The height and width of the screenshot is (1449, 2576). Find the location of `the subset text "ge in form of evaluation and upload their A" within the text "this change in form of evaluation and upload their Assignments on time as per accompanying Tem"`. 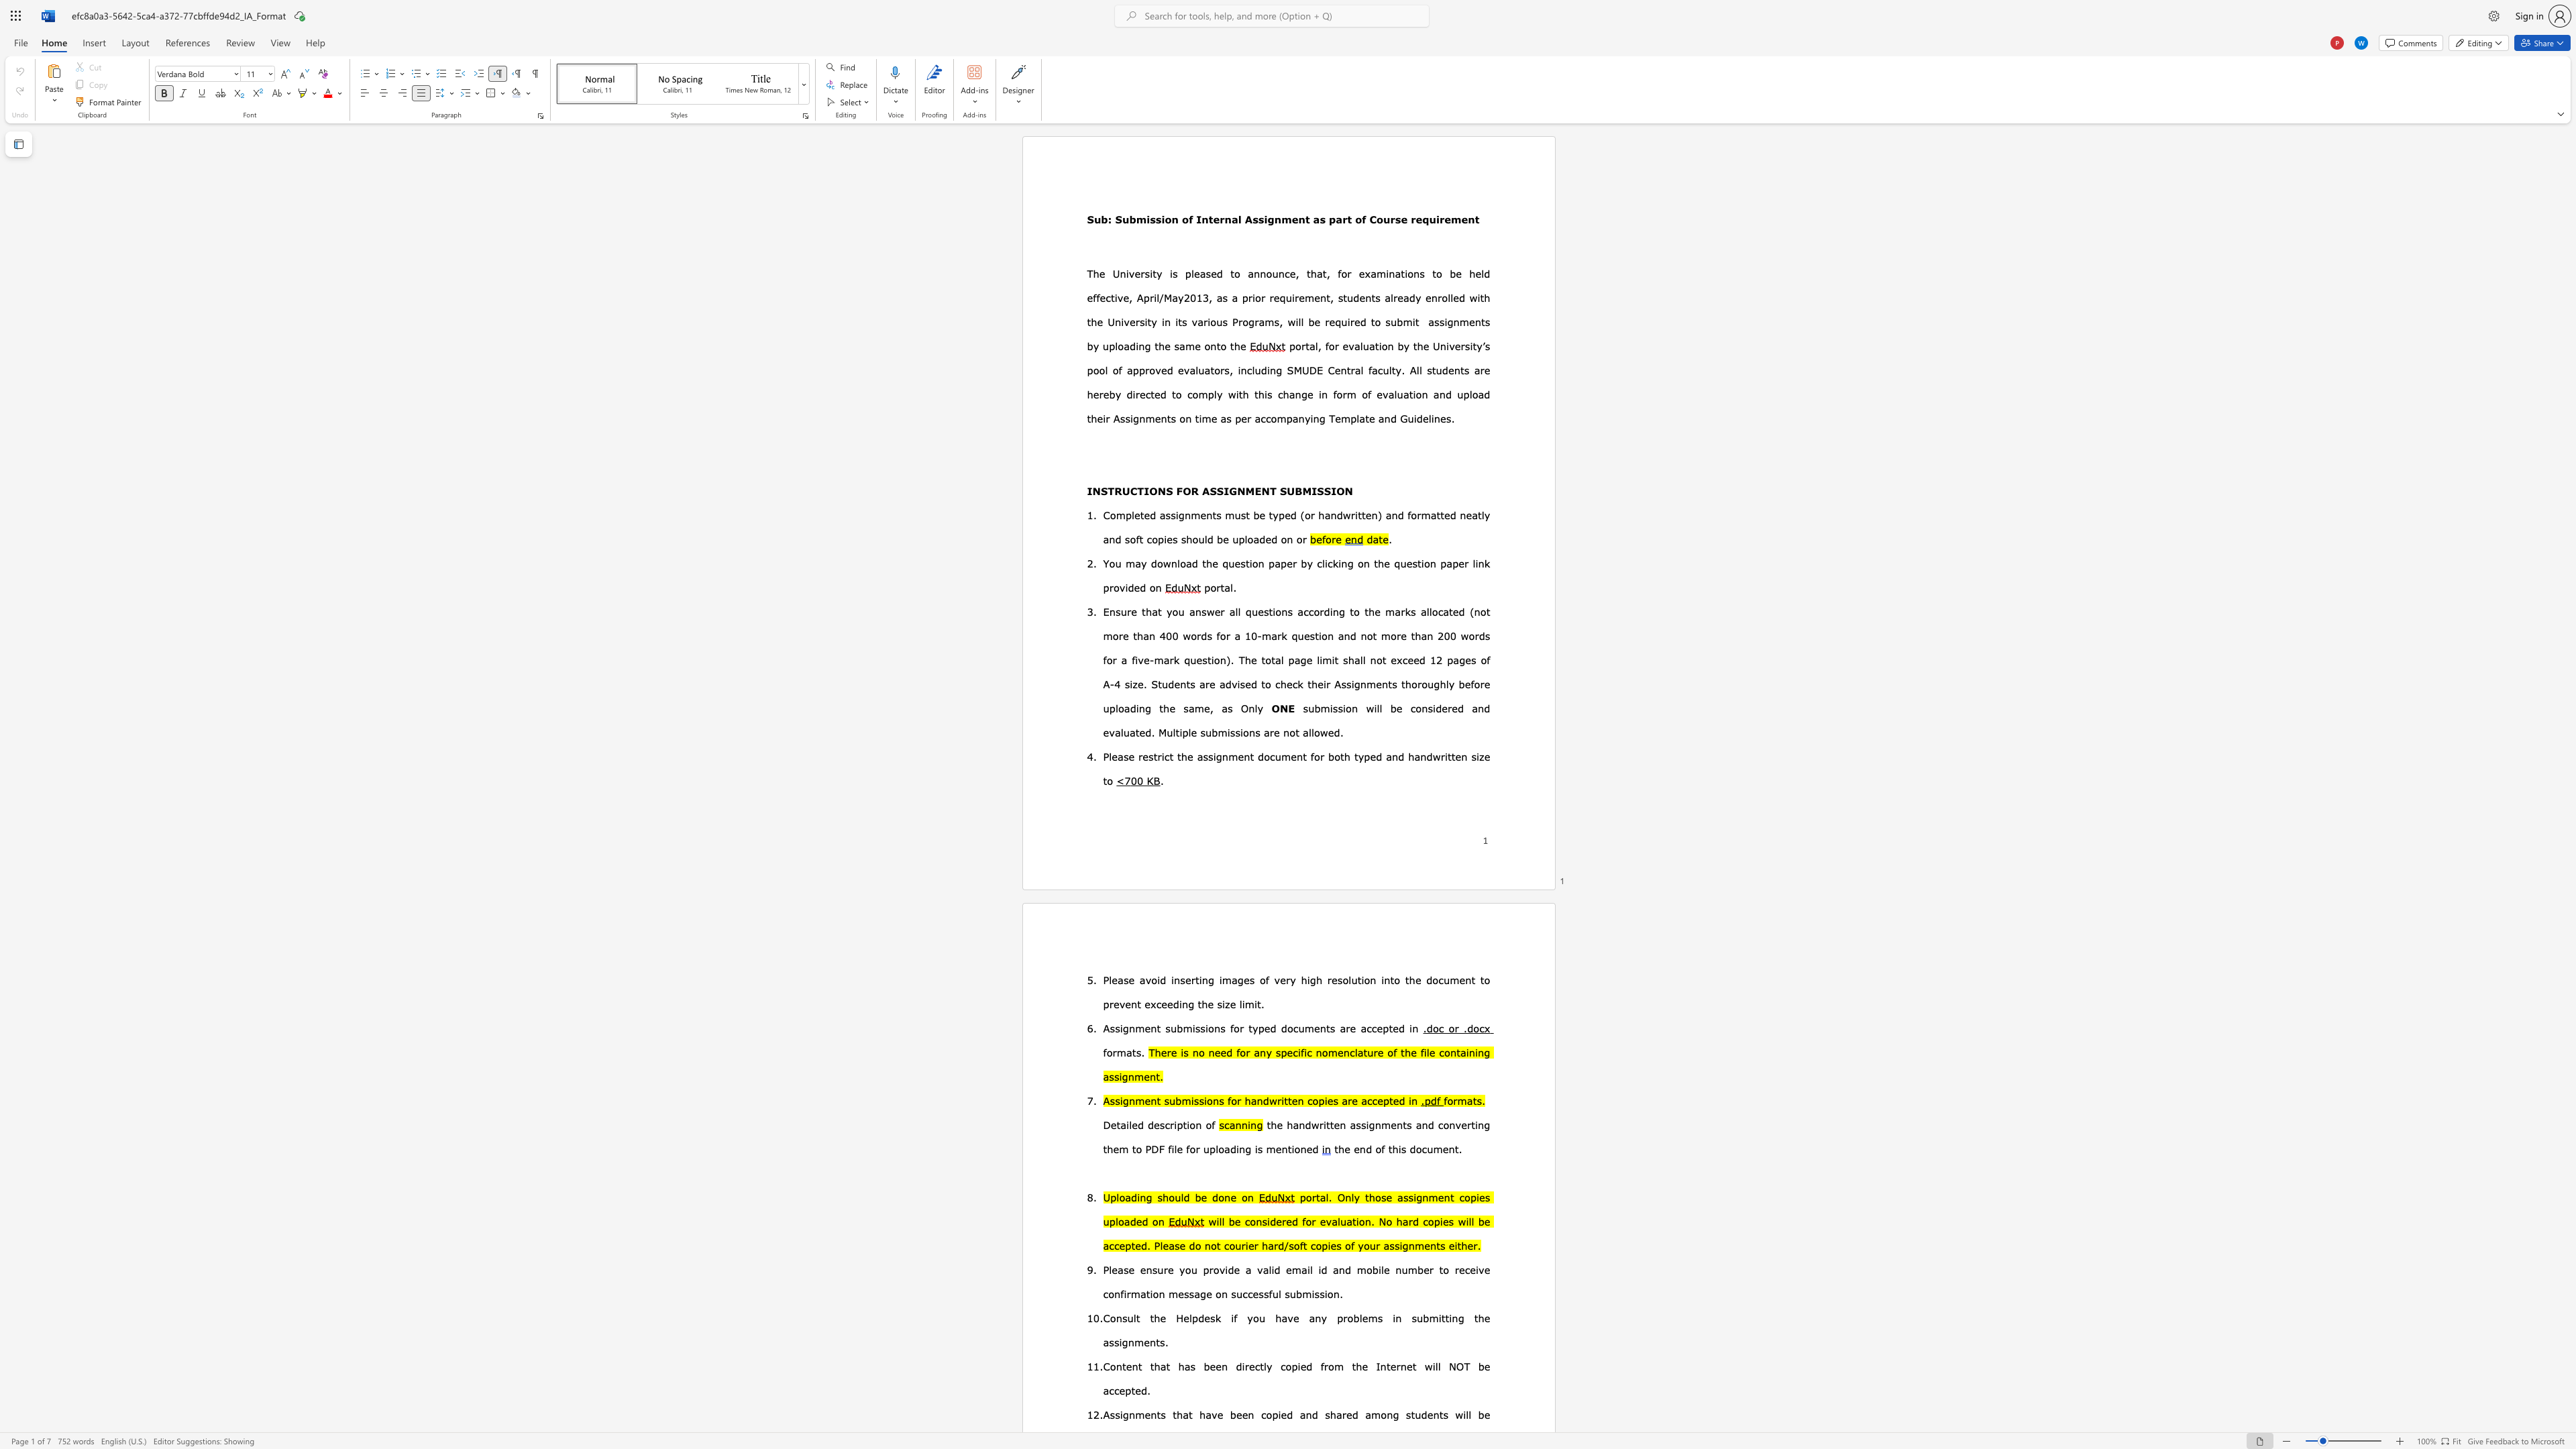

the subset text "ge in form of evaluation and upload their A" within the text "this change in form of evaluation and upload their Assignments on time as per accompanying Tem" is located at coordinates (1300, 394).